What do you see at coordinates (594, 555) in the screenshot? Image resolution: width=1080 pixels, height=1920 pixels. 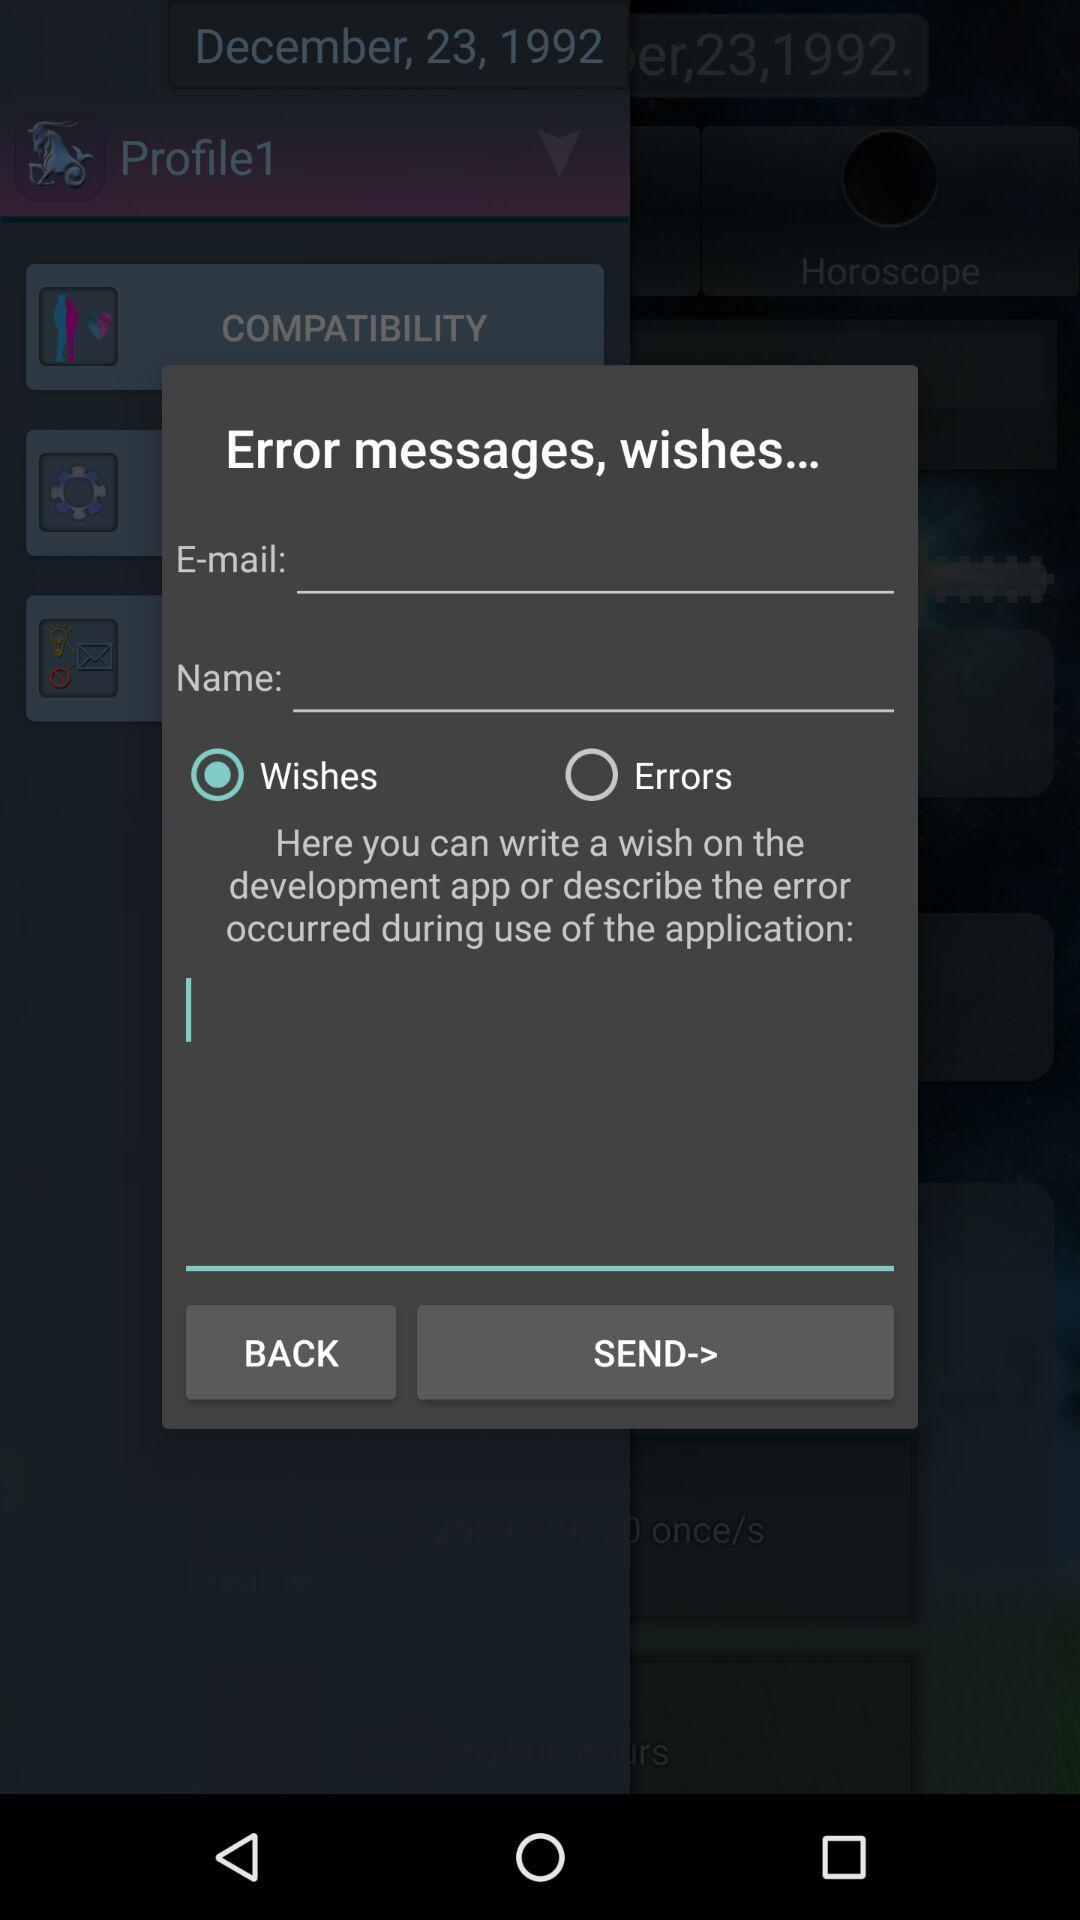 I see `a blank space to put email` at bounding box center [594, 555].